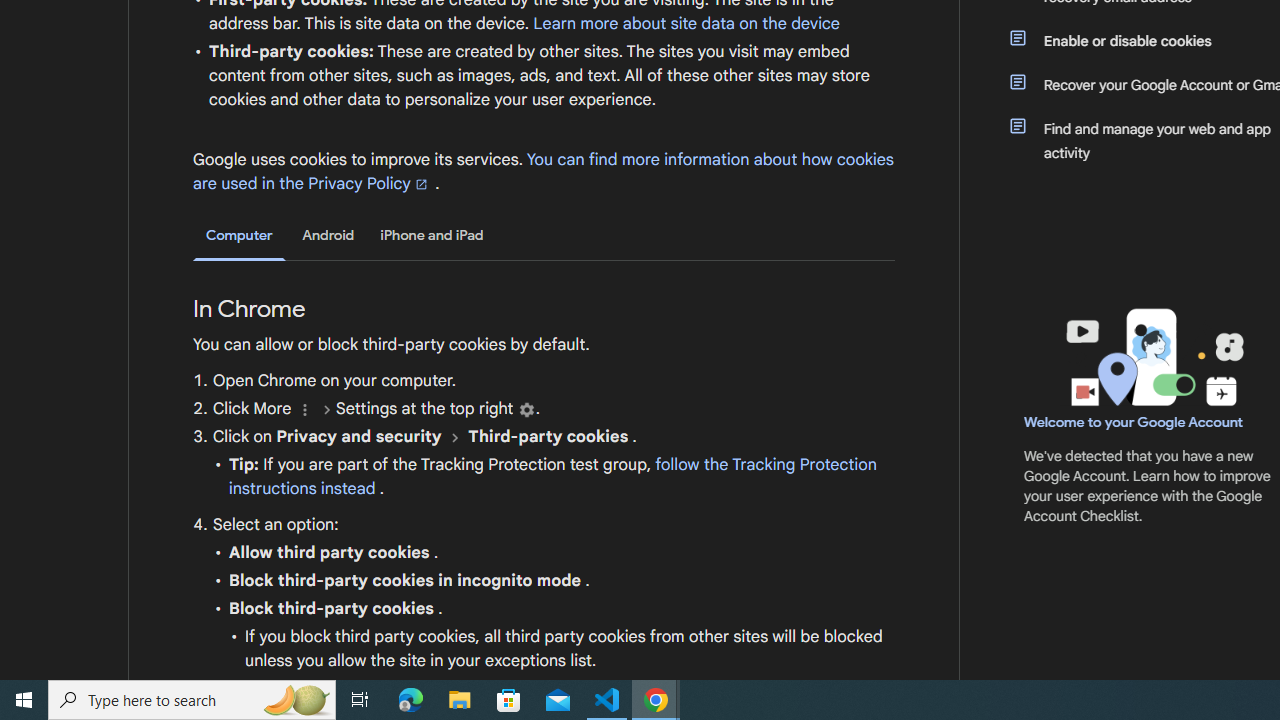 The image size is (1280, 720). What do you see at coordinates (303, 408) in the screenshot?
I see `'More'` at bounding box center [303, 408].